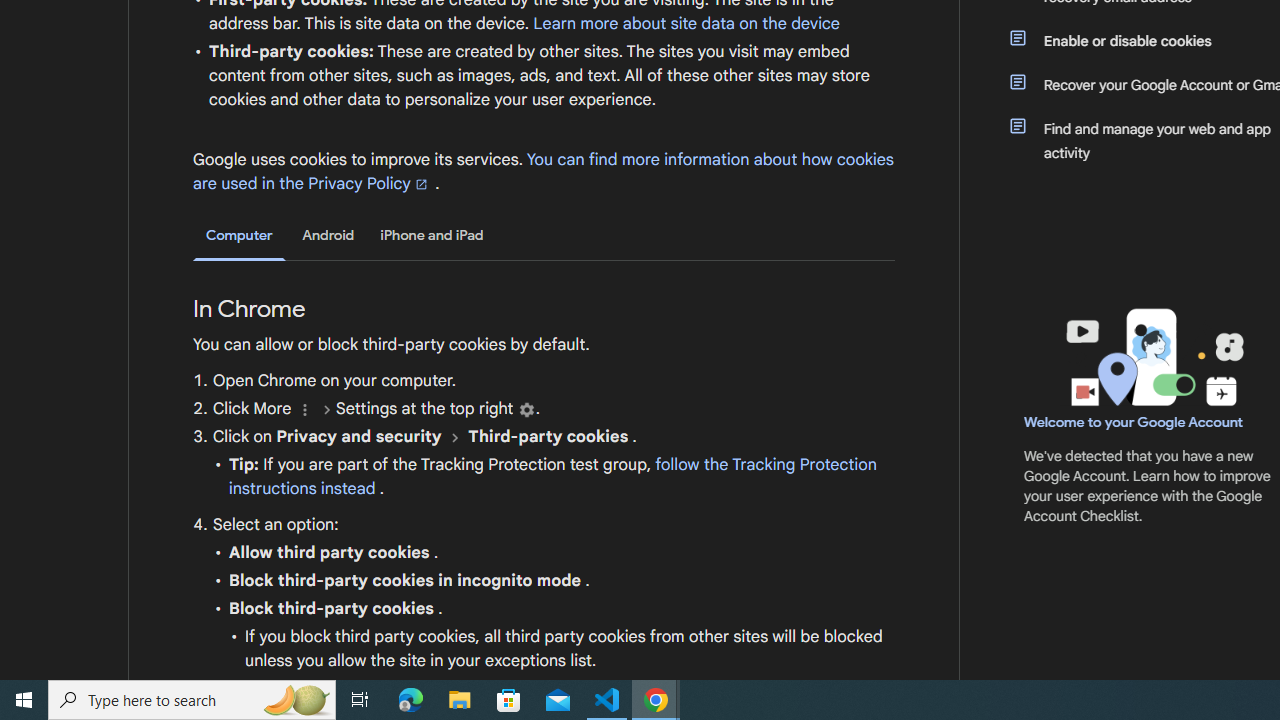 The image size is (1280, 720). What do you see at coordinates (303, 408) in the screenshot?
I see `'More'` at bounding box center [303, 408].